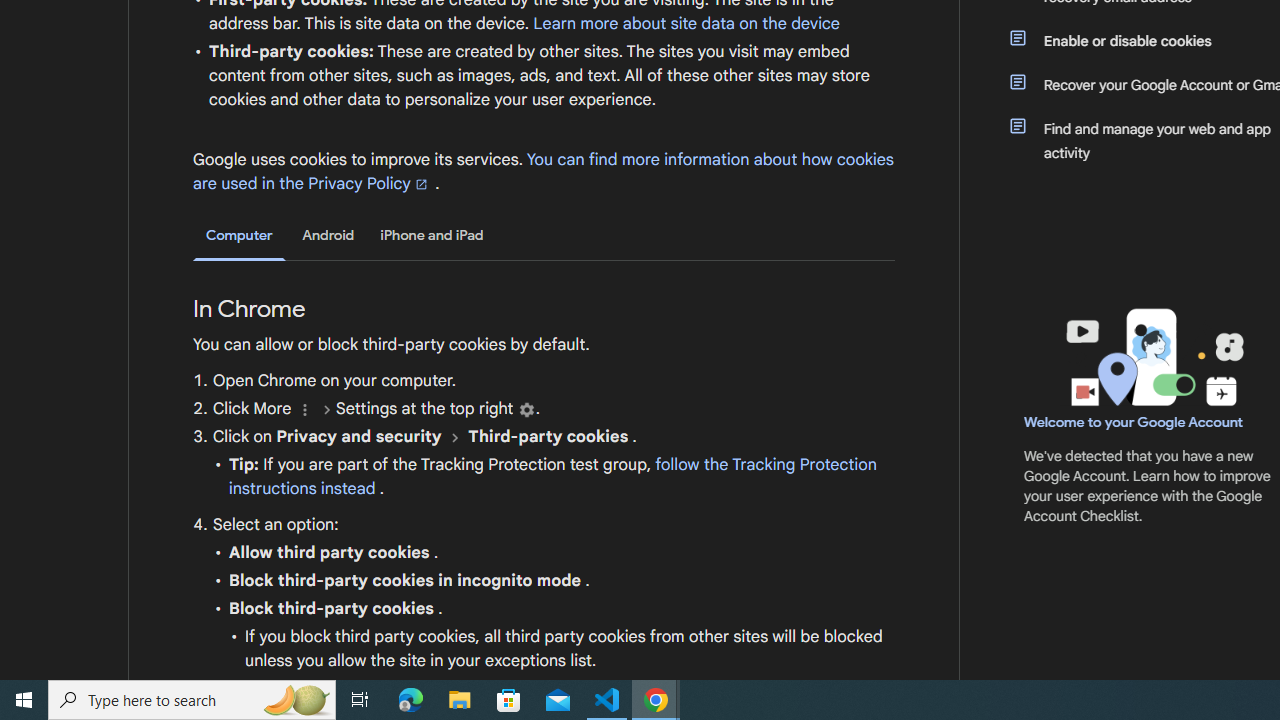 The image size is (1280, 720). What do you see at coordinates (303, 408) in the screenshot?
I see `'More'` at bounding box center [303, 408].